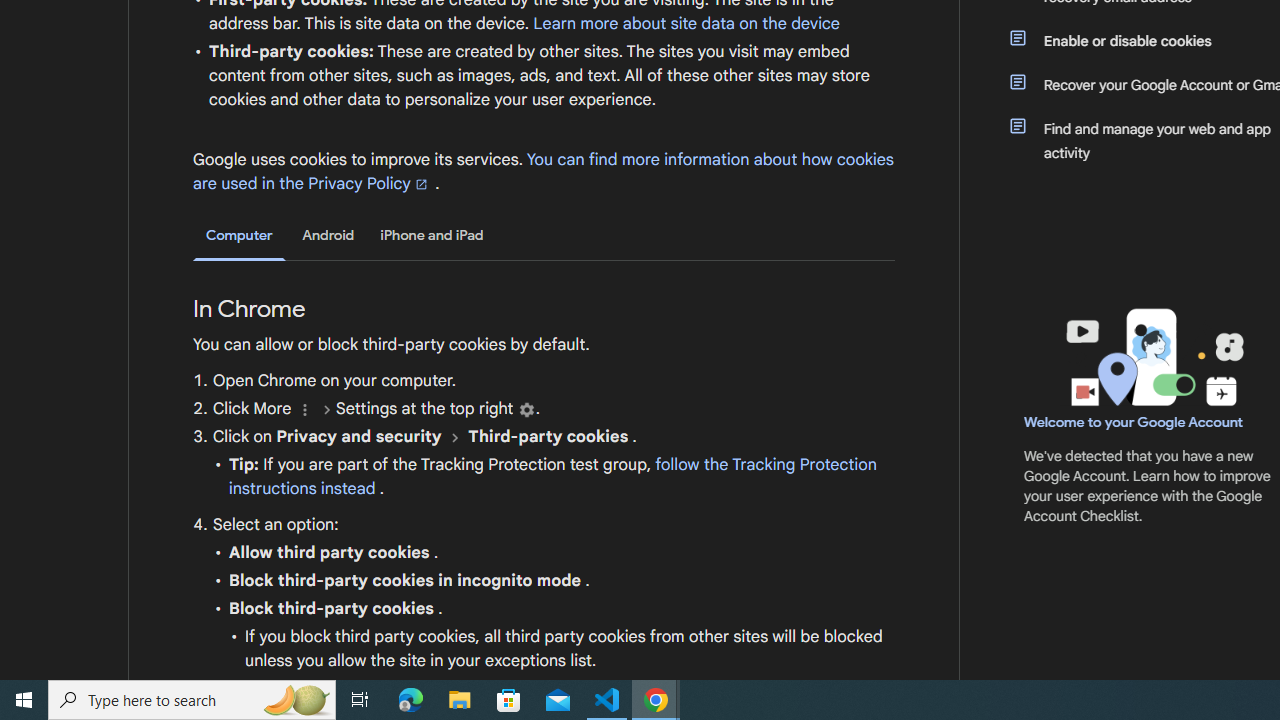 The image size is (1280, 720). What do you see at coordinates (303, 408) in the screenshot?
I see `'More'` at bounding box center [303, 408].